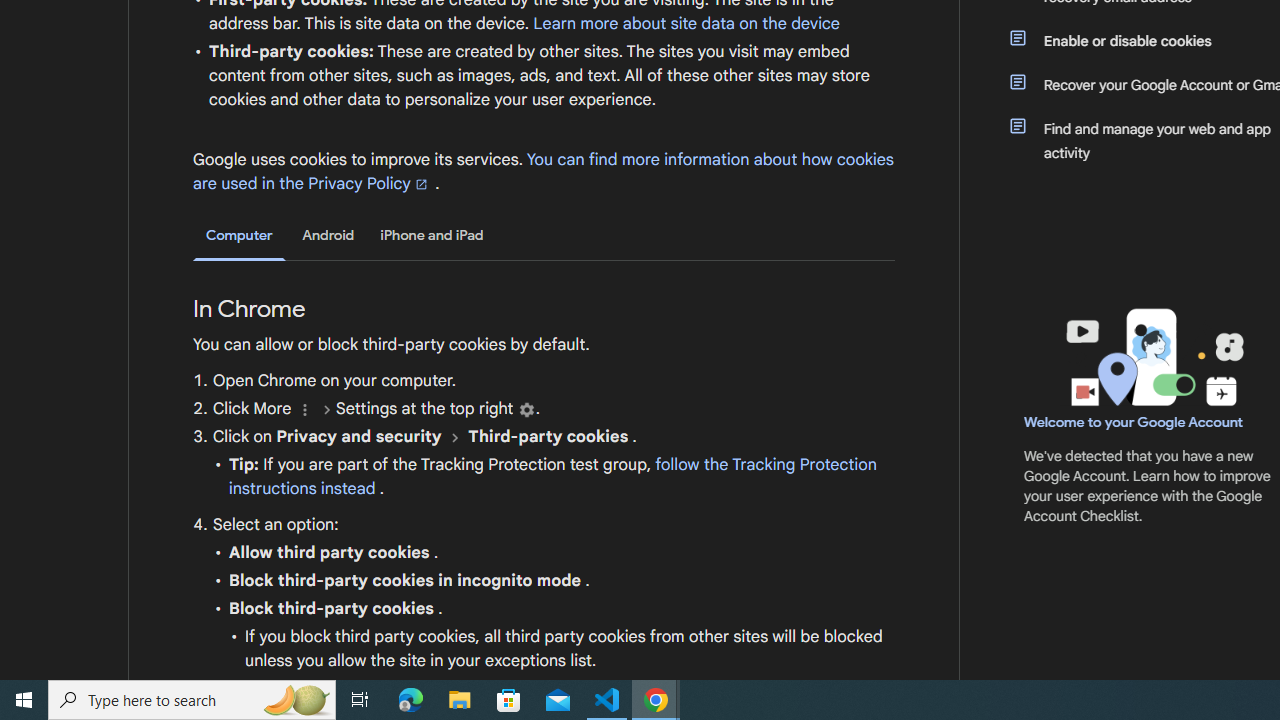 The image size is (1280, 720). What do you see at coordinates (303, 408) in the screenshot?
I see `'More'` at bounding box center [303, 408].